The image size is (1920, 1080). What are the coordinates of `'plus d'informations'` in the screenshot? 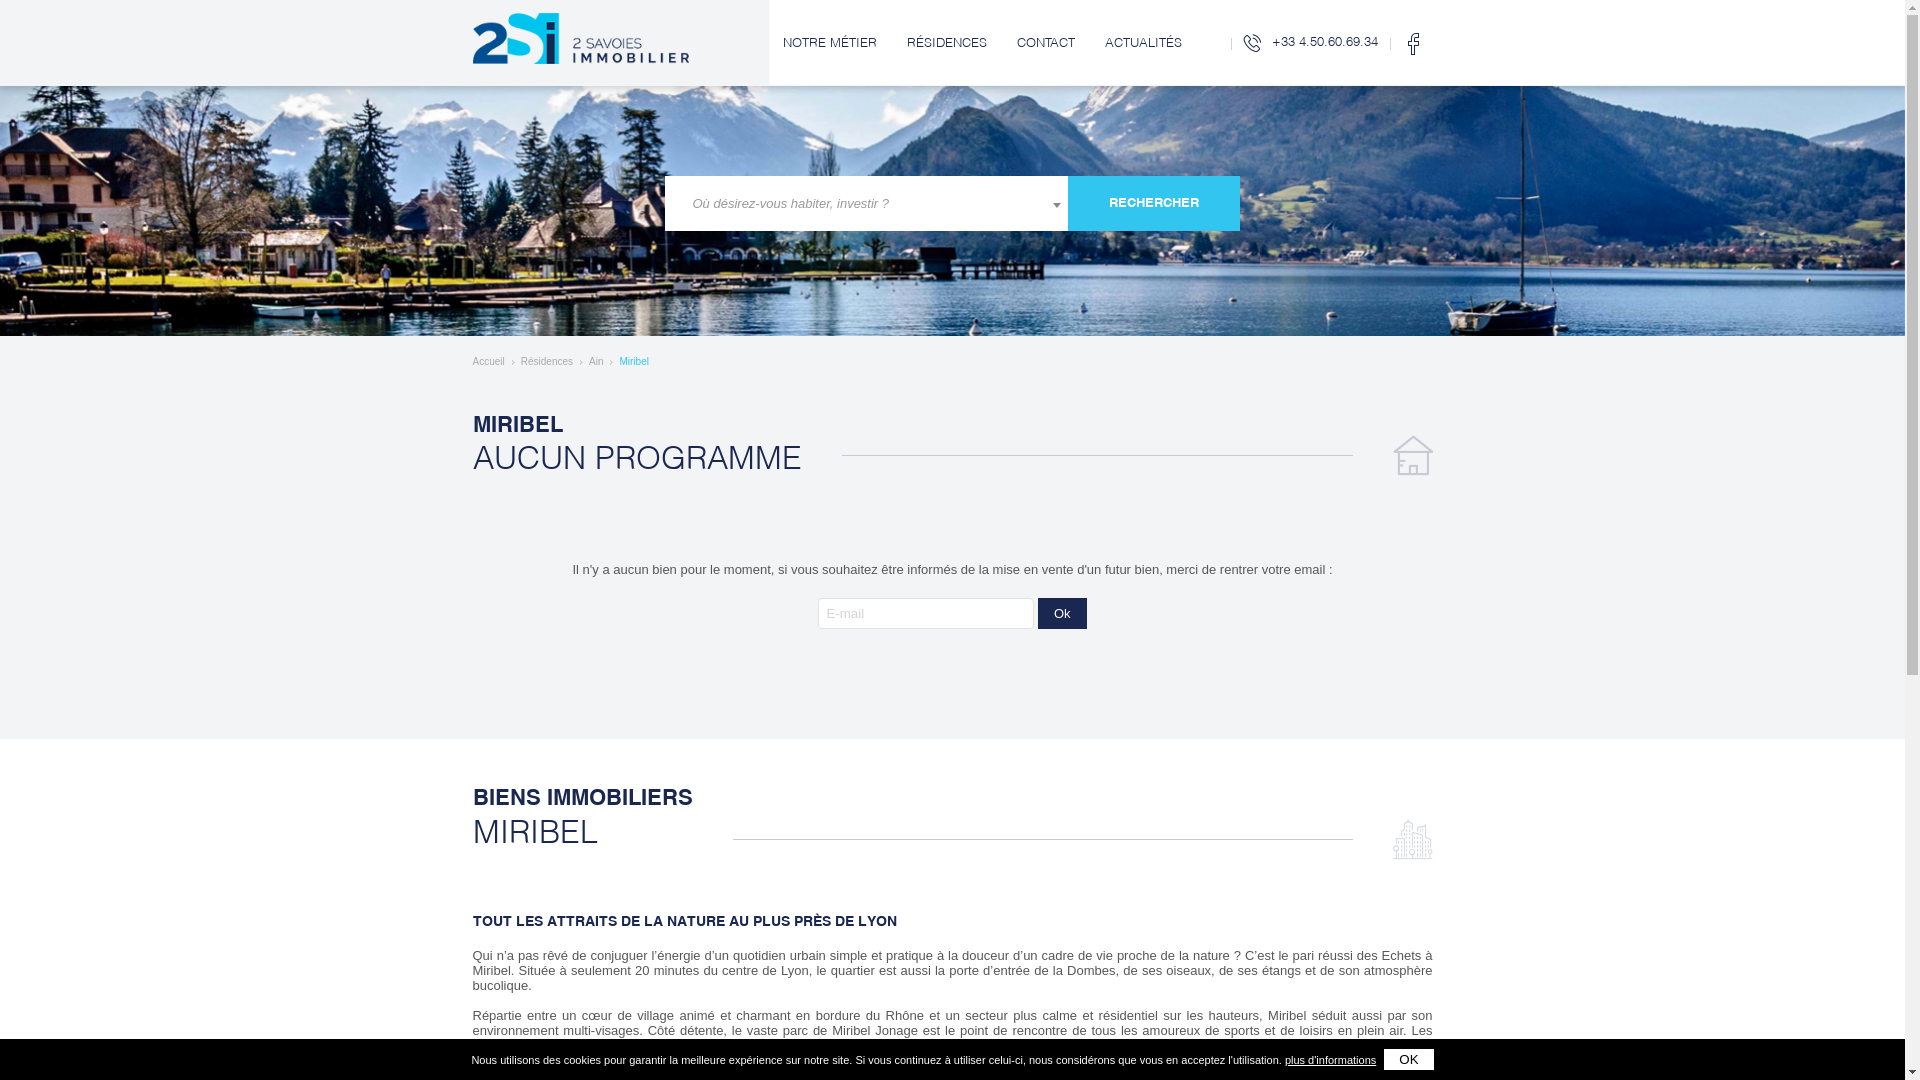 It's located at (1285, 1059).